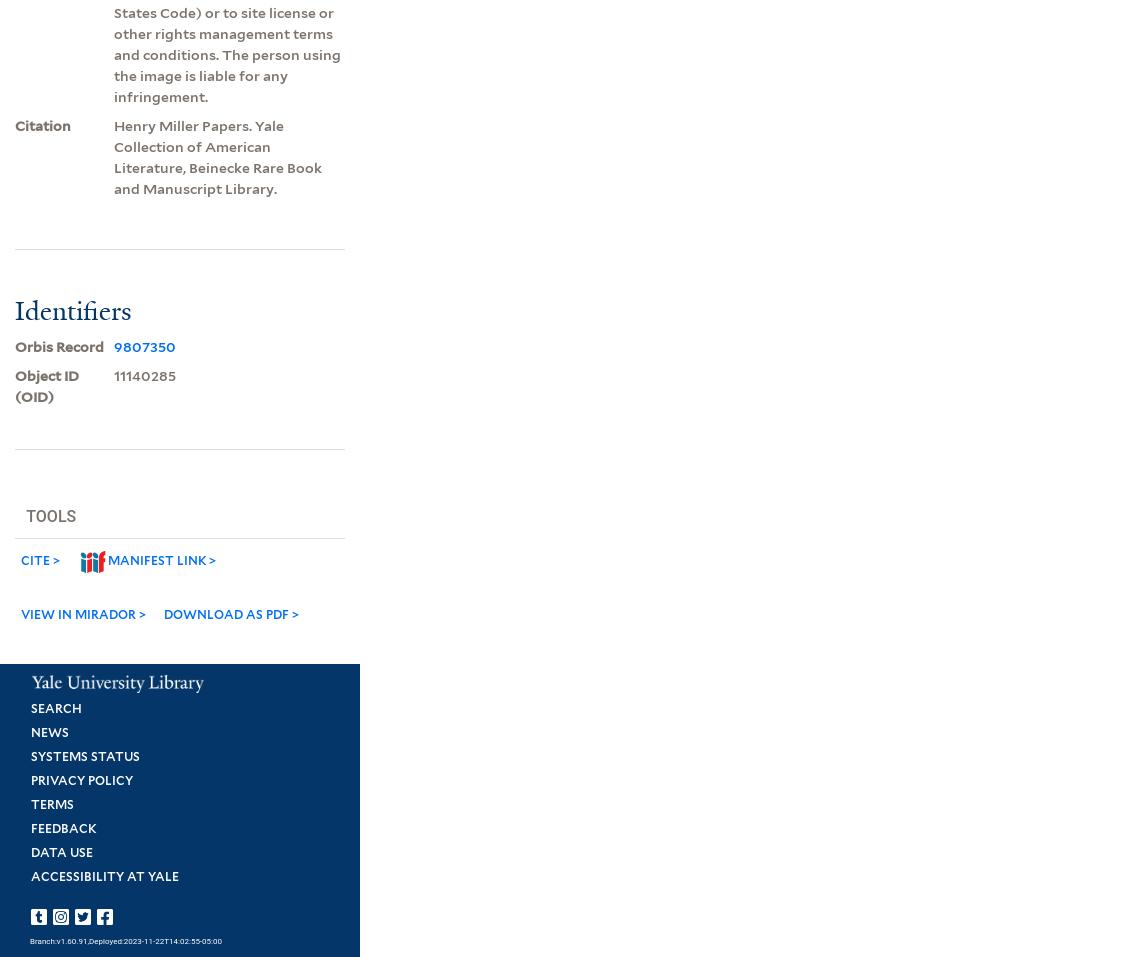 This screenshot has height=957, width=1121. Describe the element at coordinates (153, 940) in the screenshot. I see `',Deployed:2023-11-22T14:02:55-05:00'` at that location.